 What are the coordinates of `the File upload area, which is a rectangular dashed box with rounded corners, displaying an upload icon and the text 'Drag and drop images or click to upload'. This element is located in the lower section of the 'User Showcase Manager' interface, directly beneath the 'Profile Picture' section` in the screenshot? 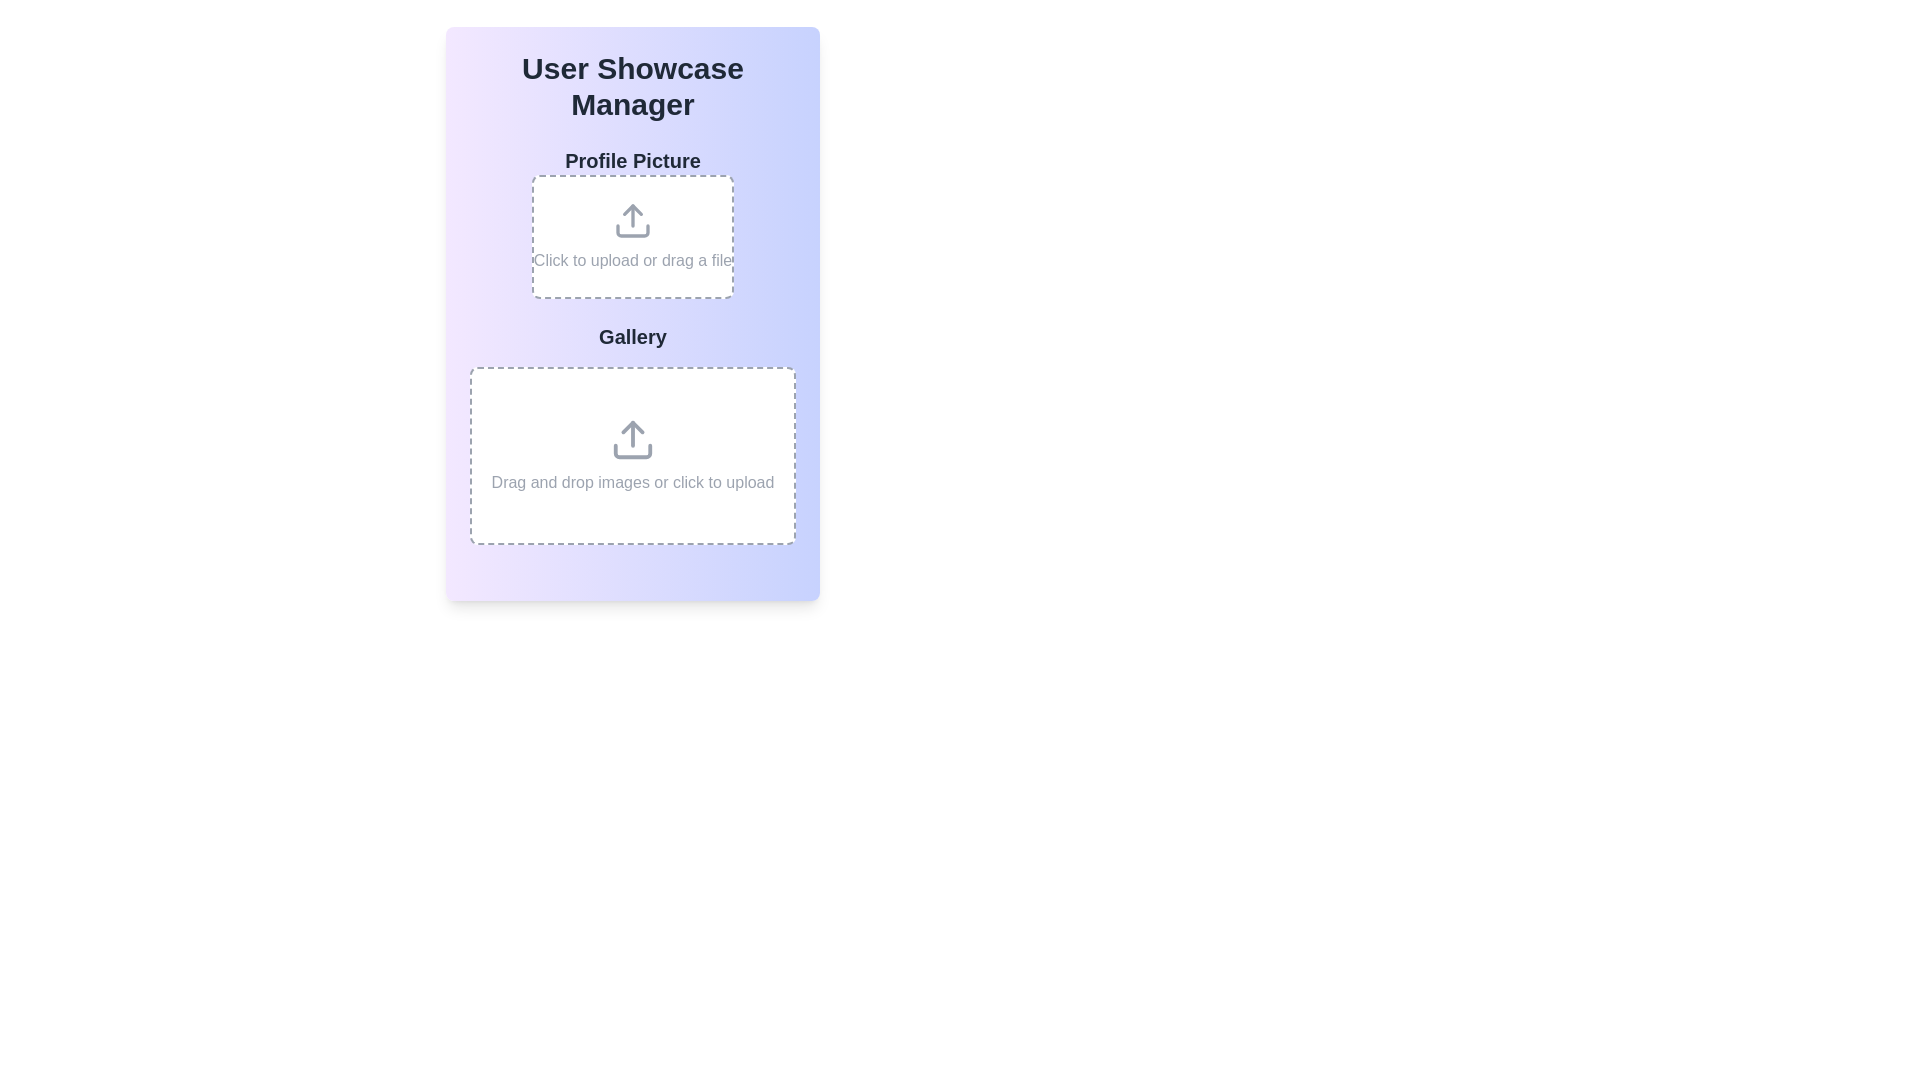 It's located at (632, 433).